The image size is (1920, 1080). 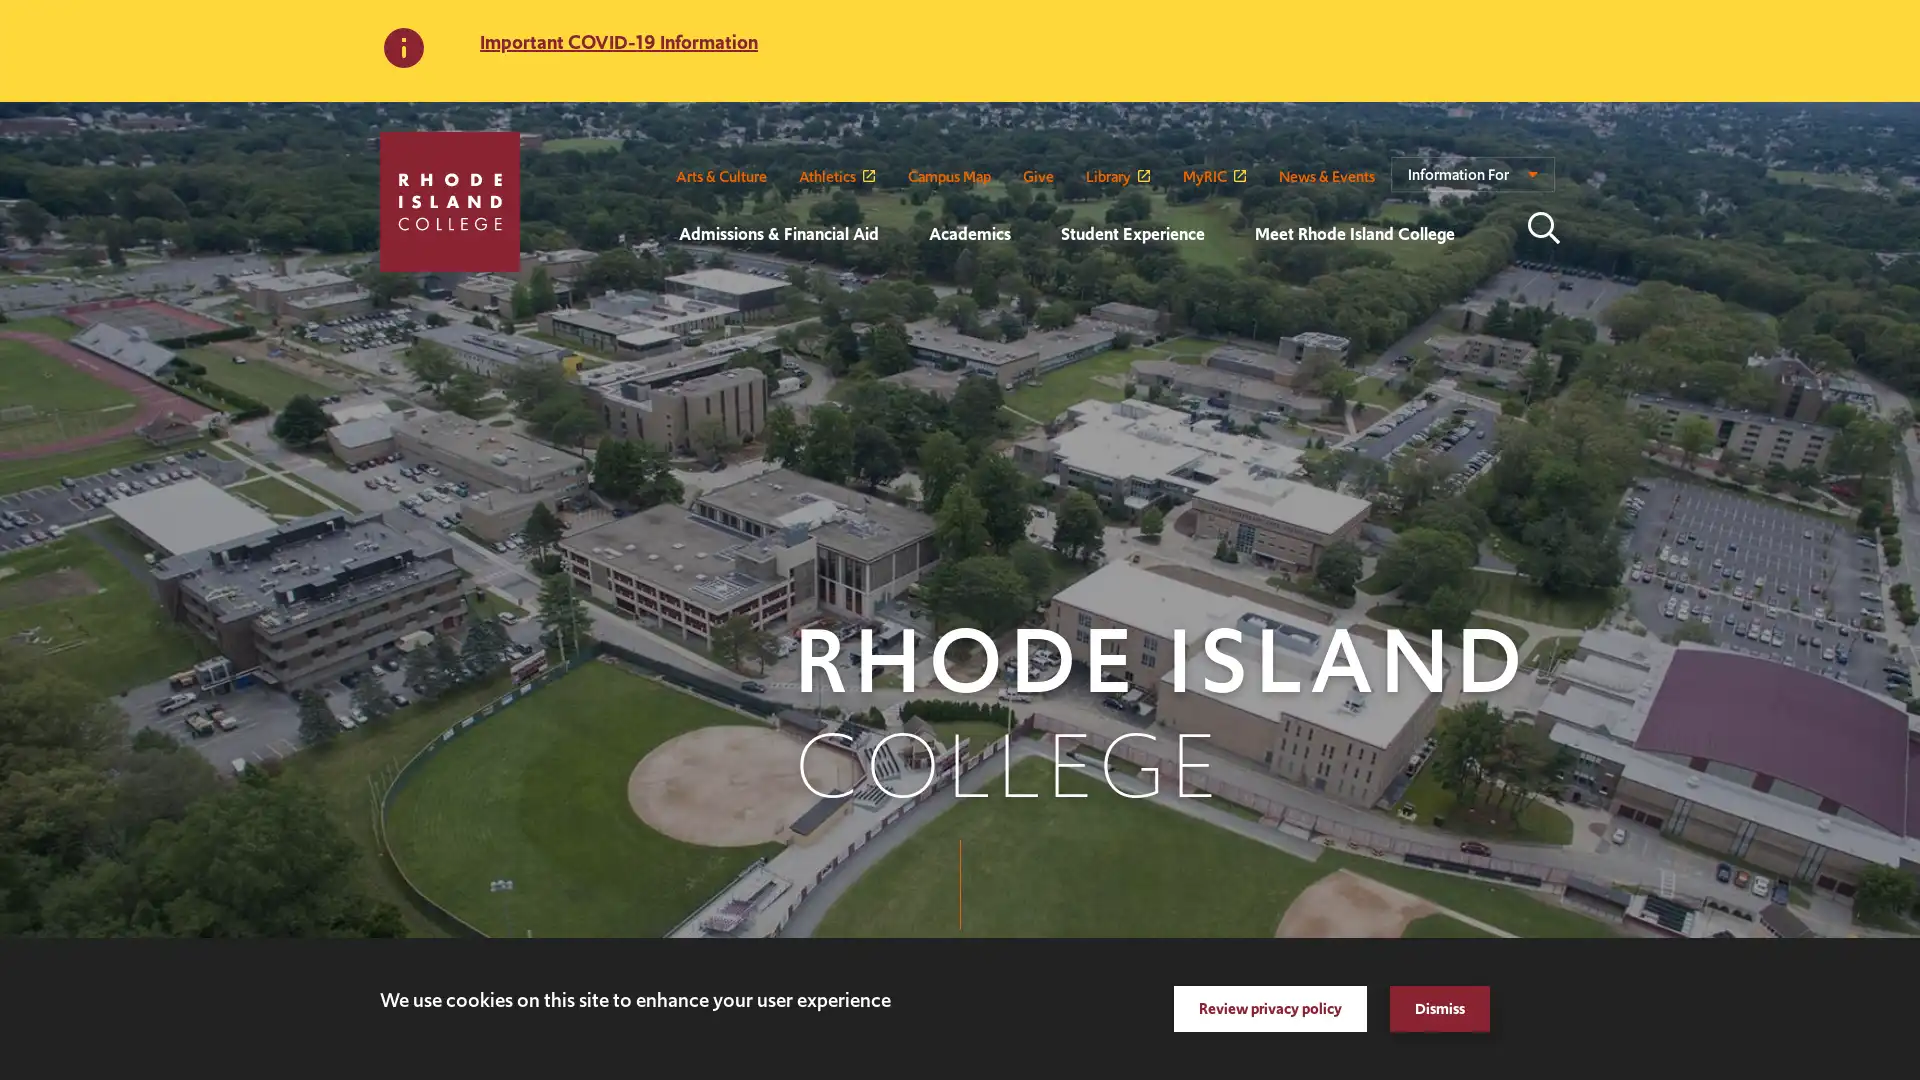 What do you see at coordinates (1228, 288) in the screenshot?
I see `Meet Rhode Island College` at bounding box center [1228, 288].